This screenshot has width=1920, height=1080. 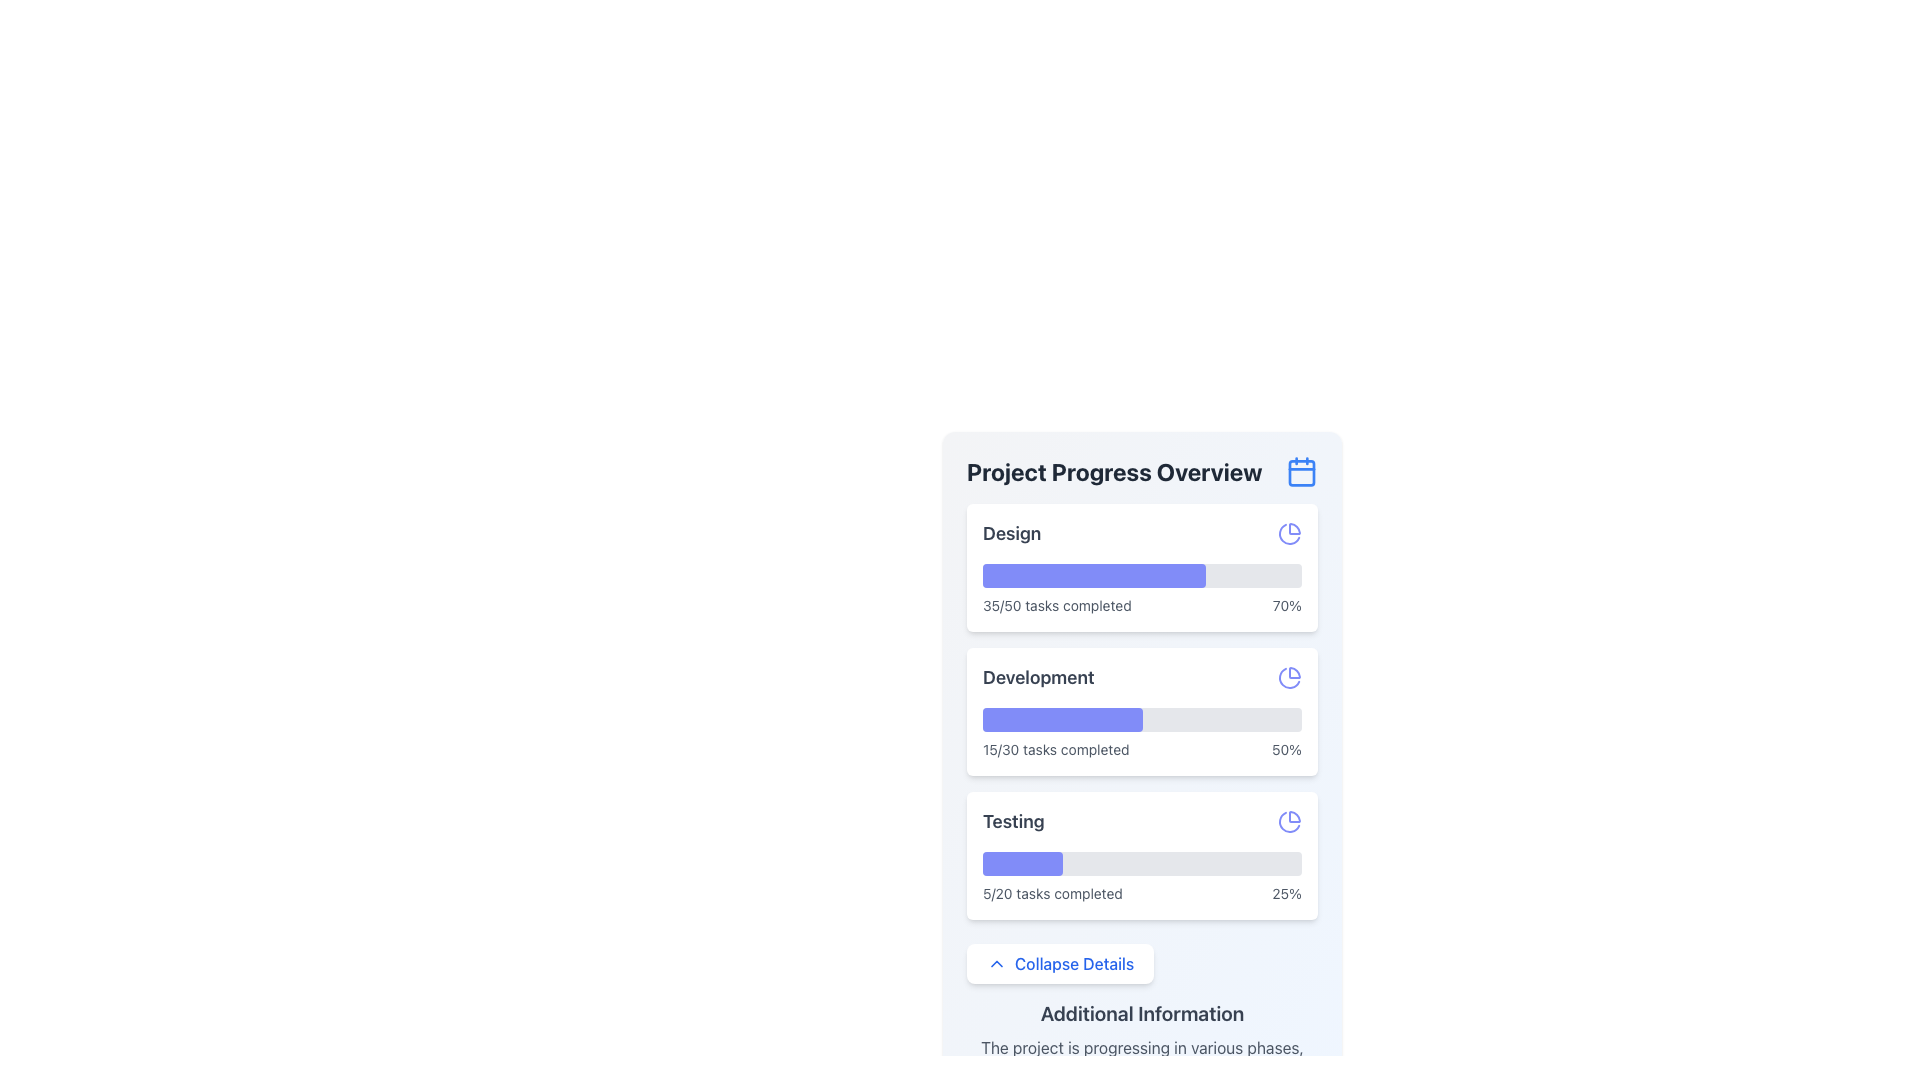 I want to click on the progress bar of the Progress indicator module titled 'Design', which shows a blue indication of 70% completion and the text '35/50 tasks completed', so click(x=1142, y=567).